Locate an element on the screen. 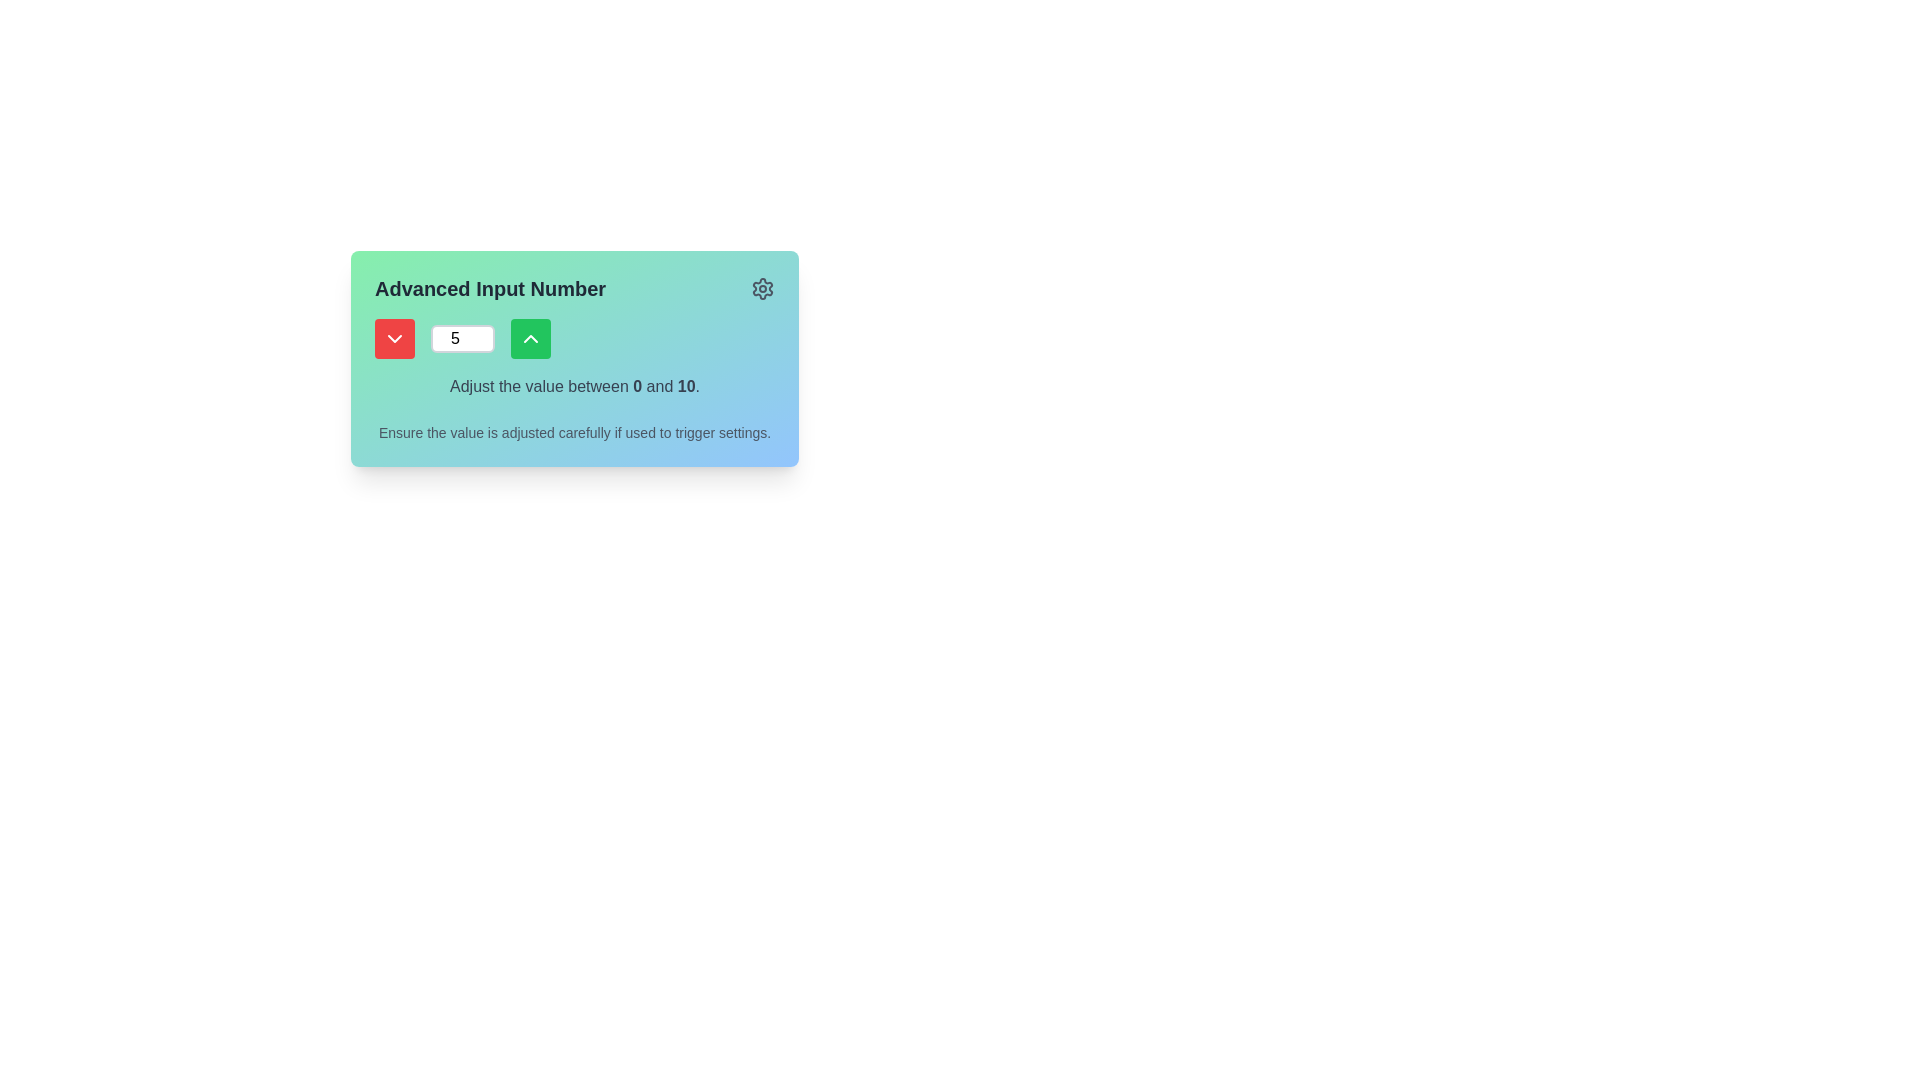  the numeric input field displaying the number '5' to focus the input is located at coordinates (461, 338).